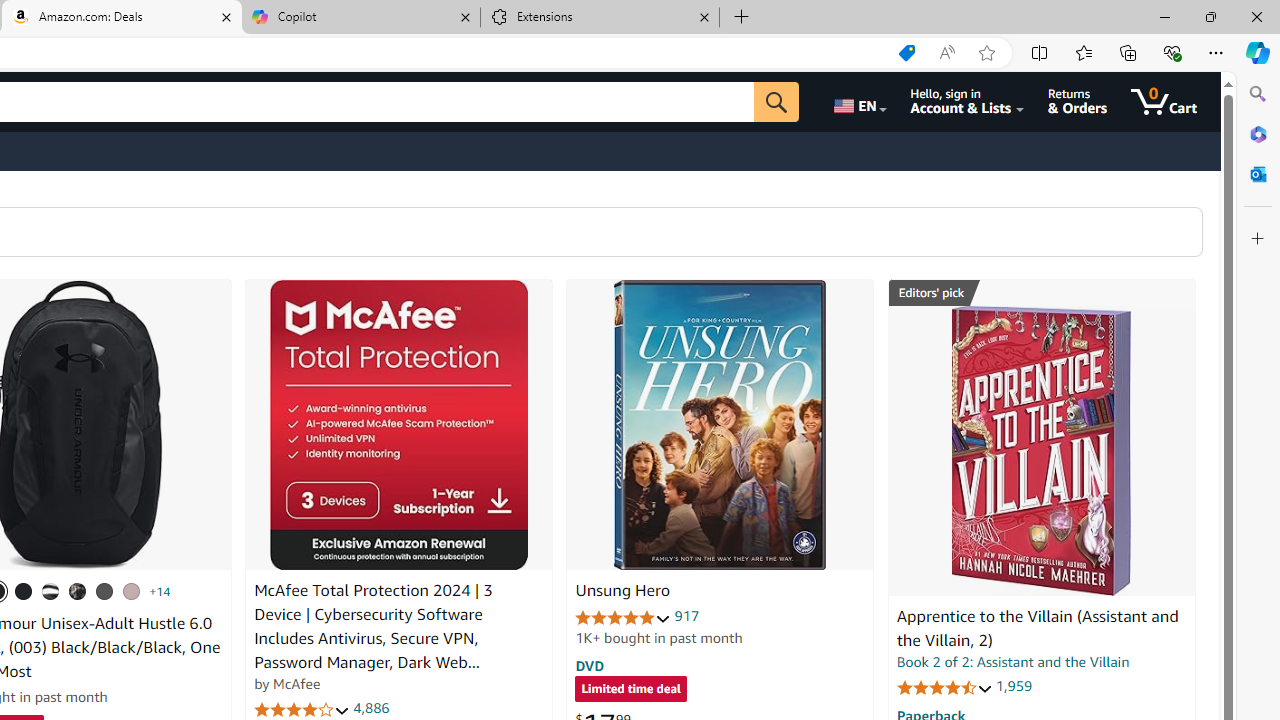 This screenshot has height=720, width=1280. Describe the element at coordinates (775, 101) in the screenshot. I see `'Go'` at that location.